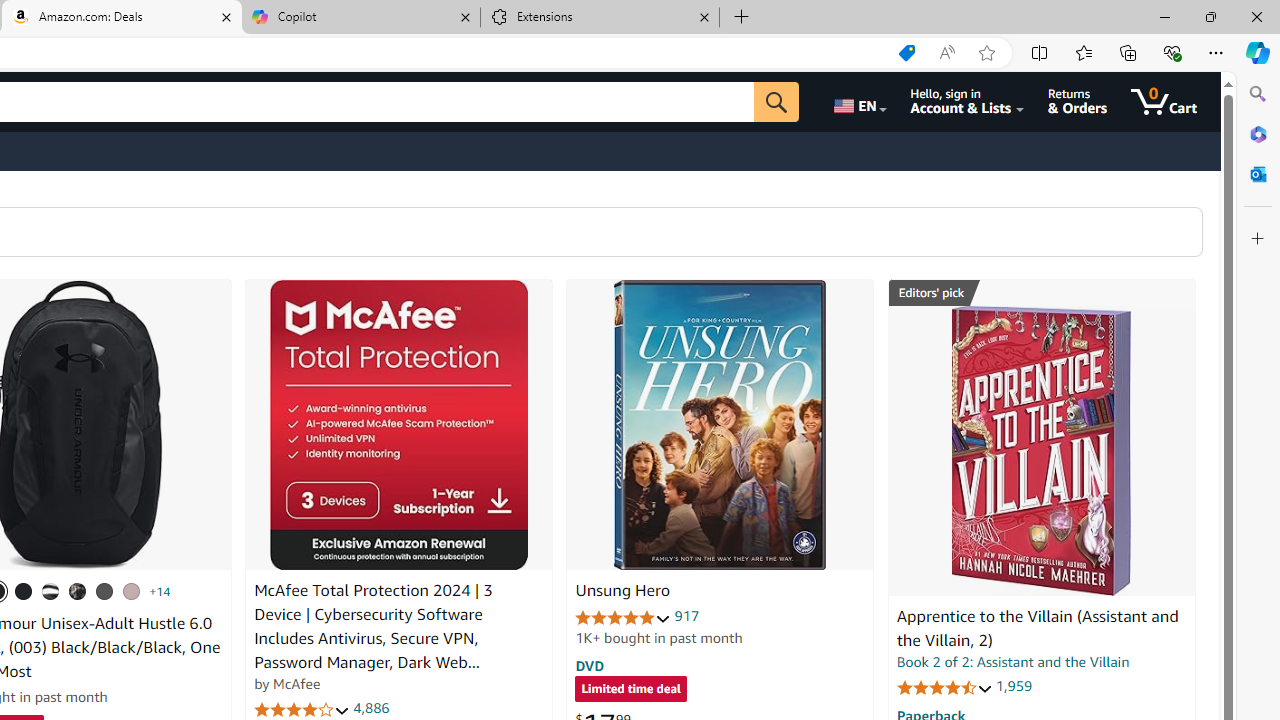 This screenshot has height=720, width=1280. Describe the element at coordinates (775, 101) in the screenshot. I see `'Go'` at that location.